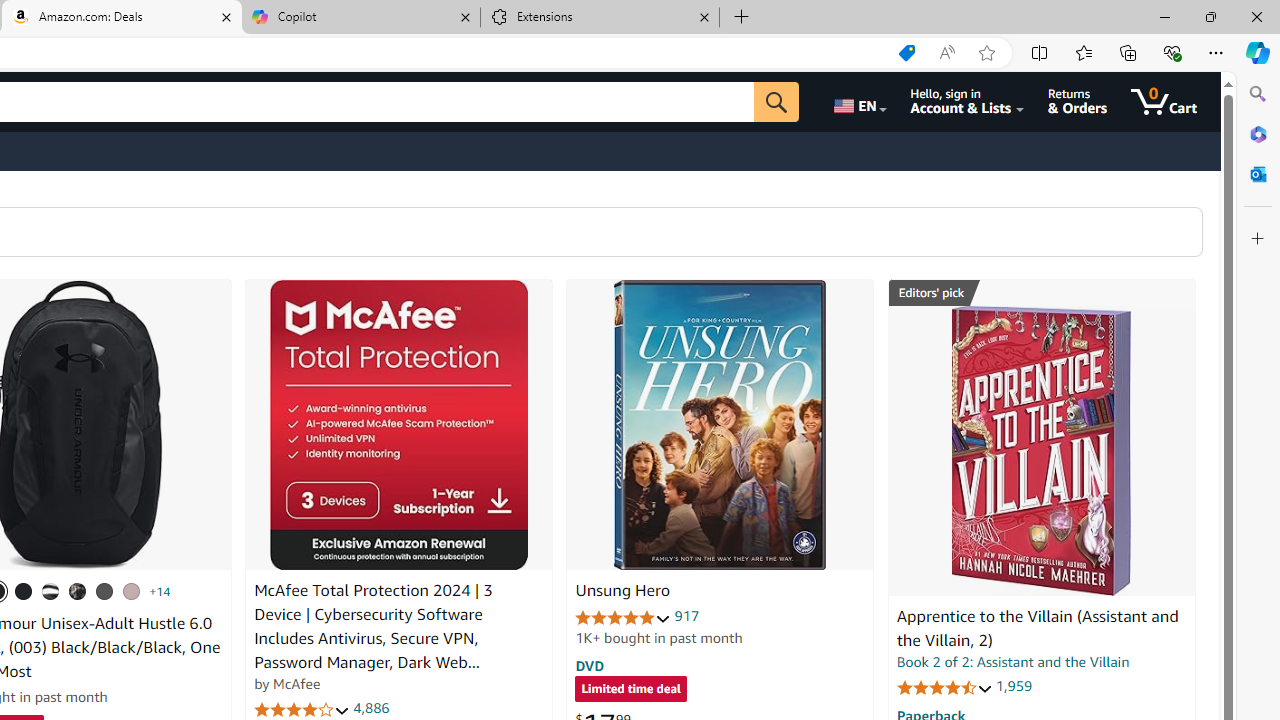 This screenshot has height=720, width=1280. Describe the element at coordinates (775, 101) in the screenshot. I see `'Go'` at that location.